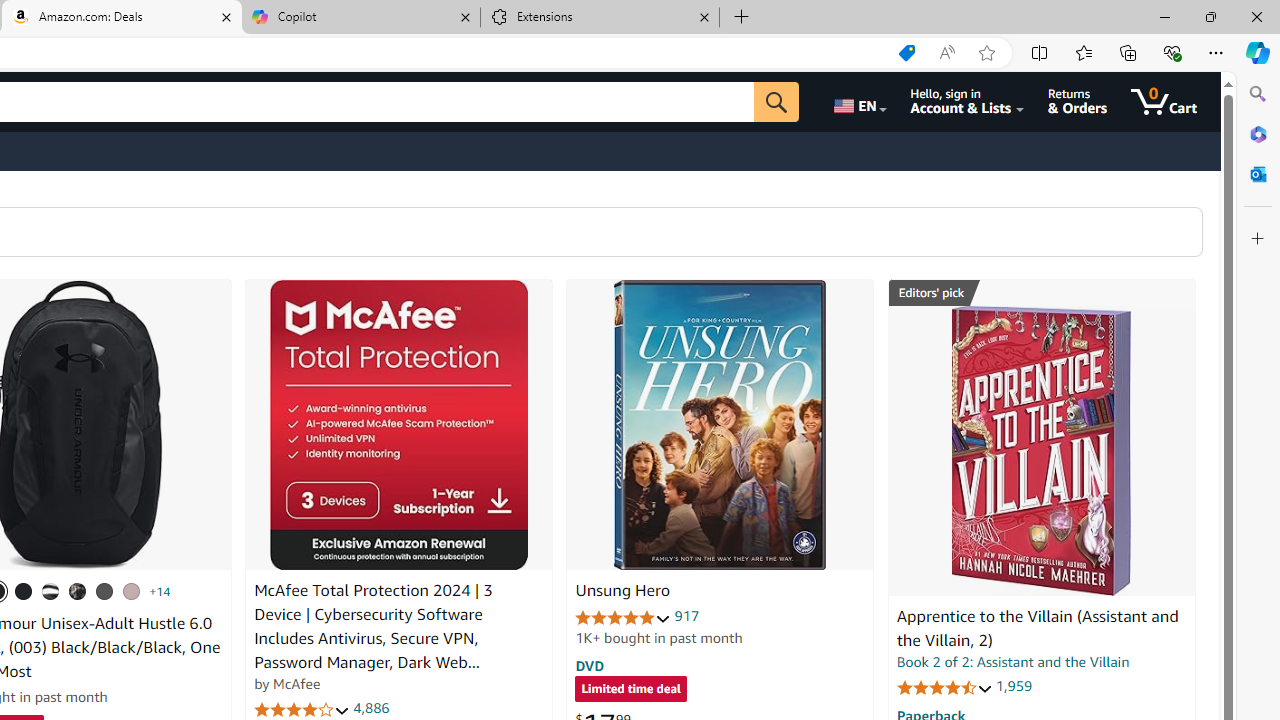 This screenshot has height=720, width=1280. Describe the element at coordinates (775, 101) in the screenshot. I see `'Go'` at that location.